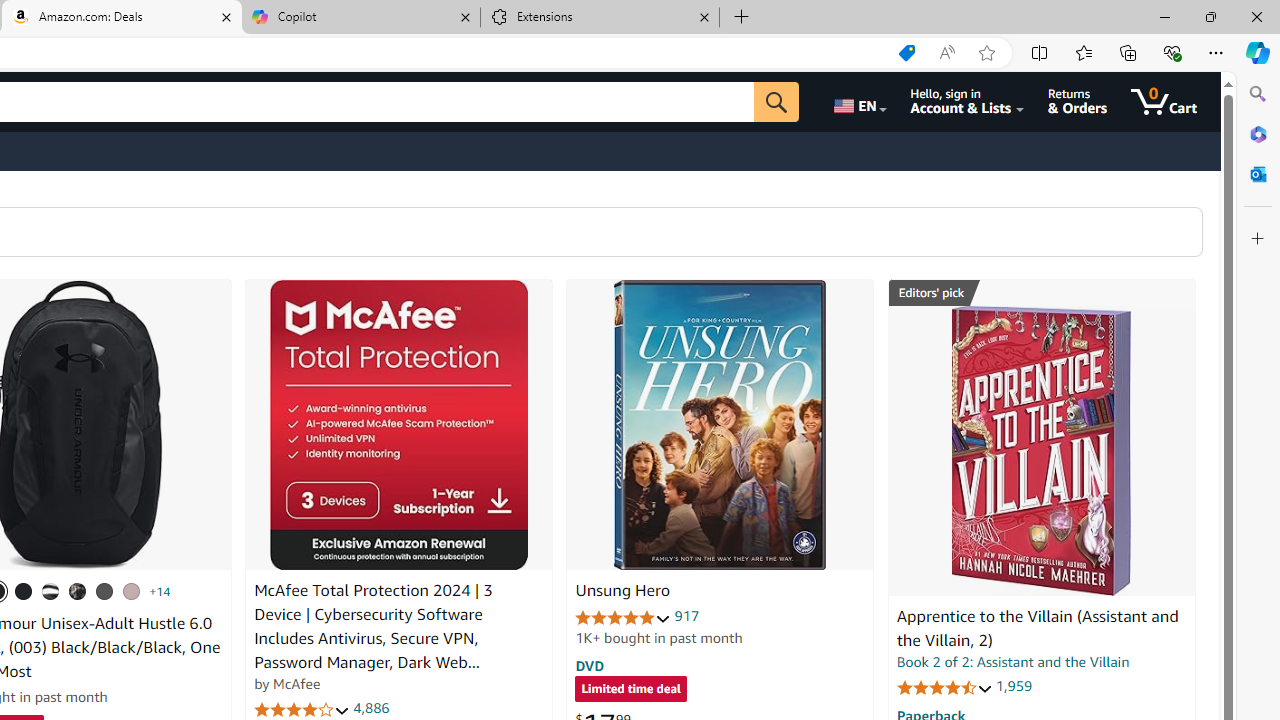 This screenshot has height=720, width=1280. Describe the element at coordinates (775, 101) in the screenshot. I see `'Go'` at that location.